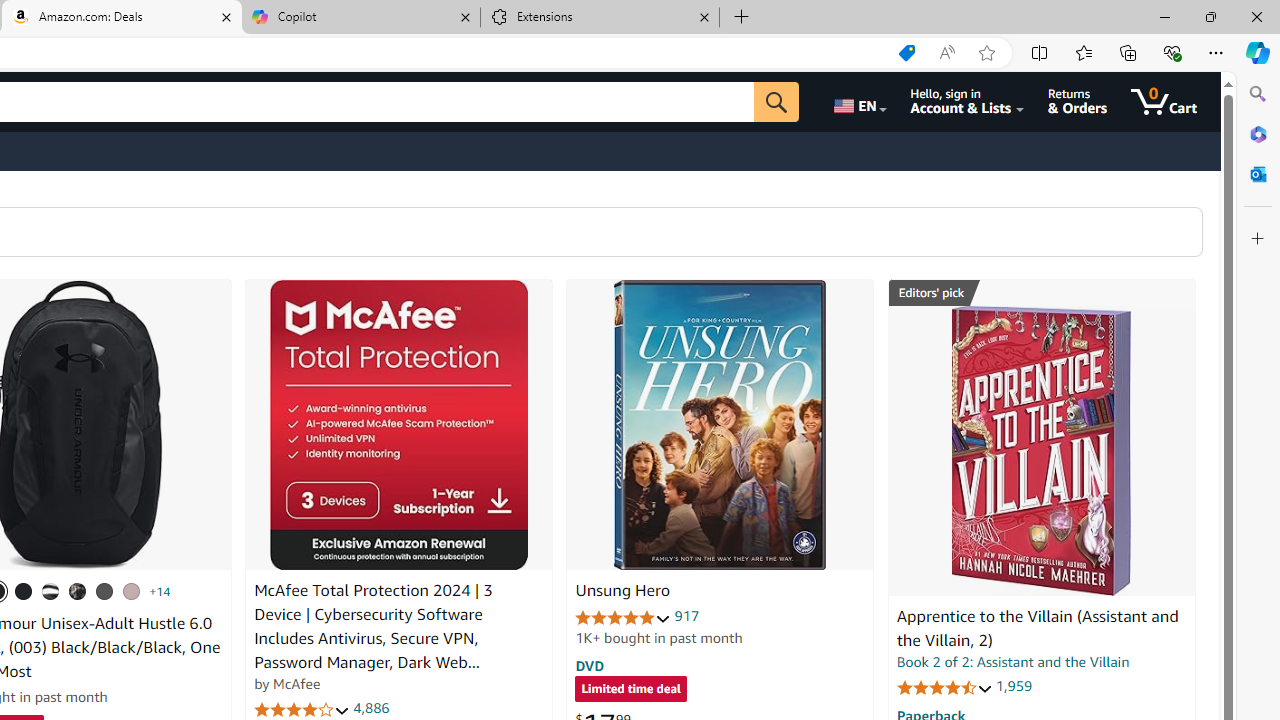 This screenshot has height=720, width=1280. Describe the element at coordinates (775, 101) in the screenshot. I see `'Go'` at that location.